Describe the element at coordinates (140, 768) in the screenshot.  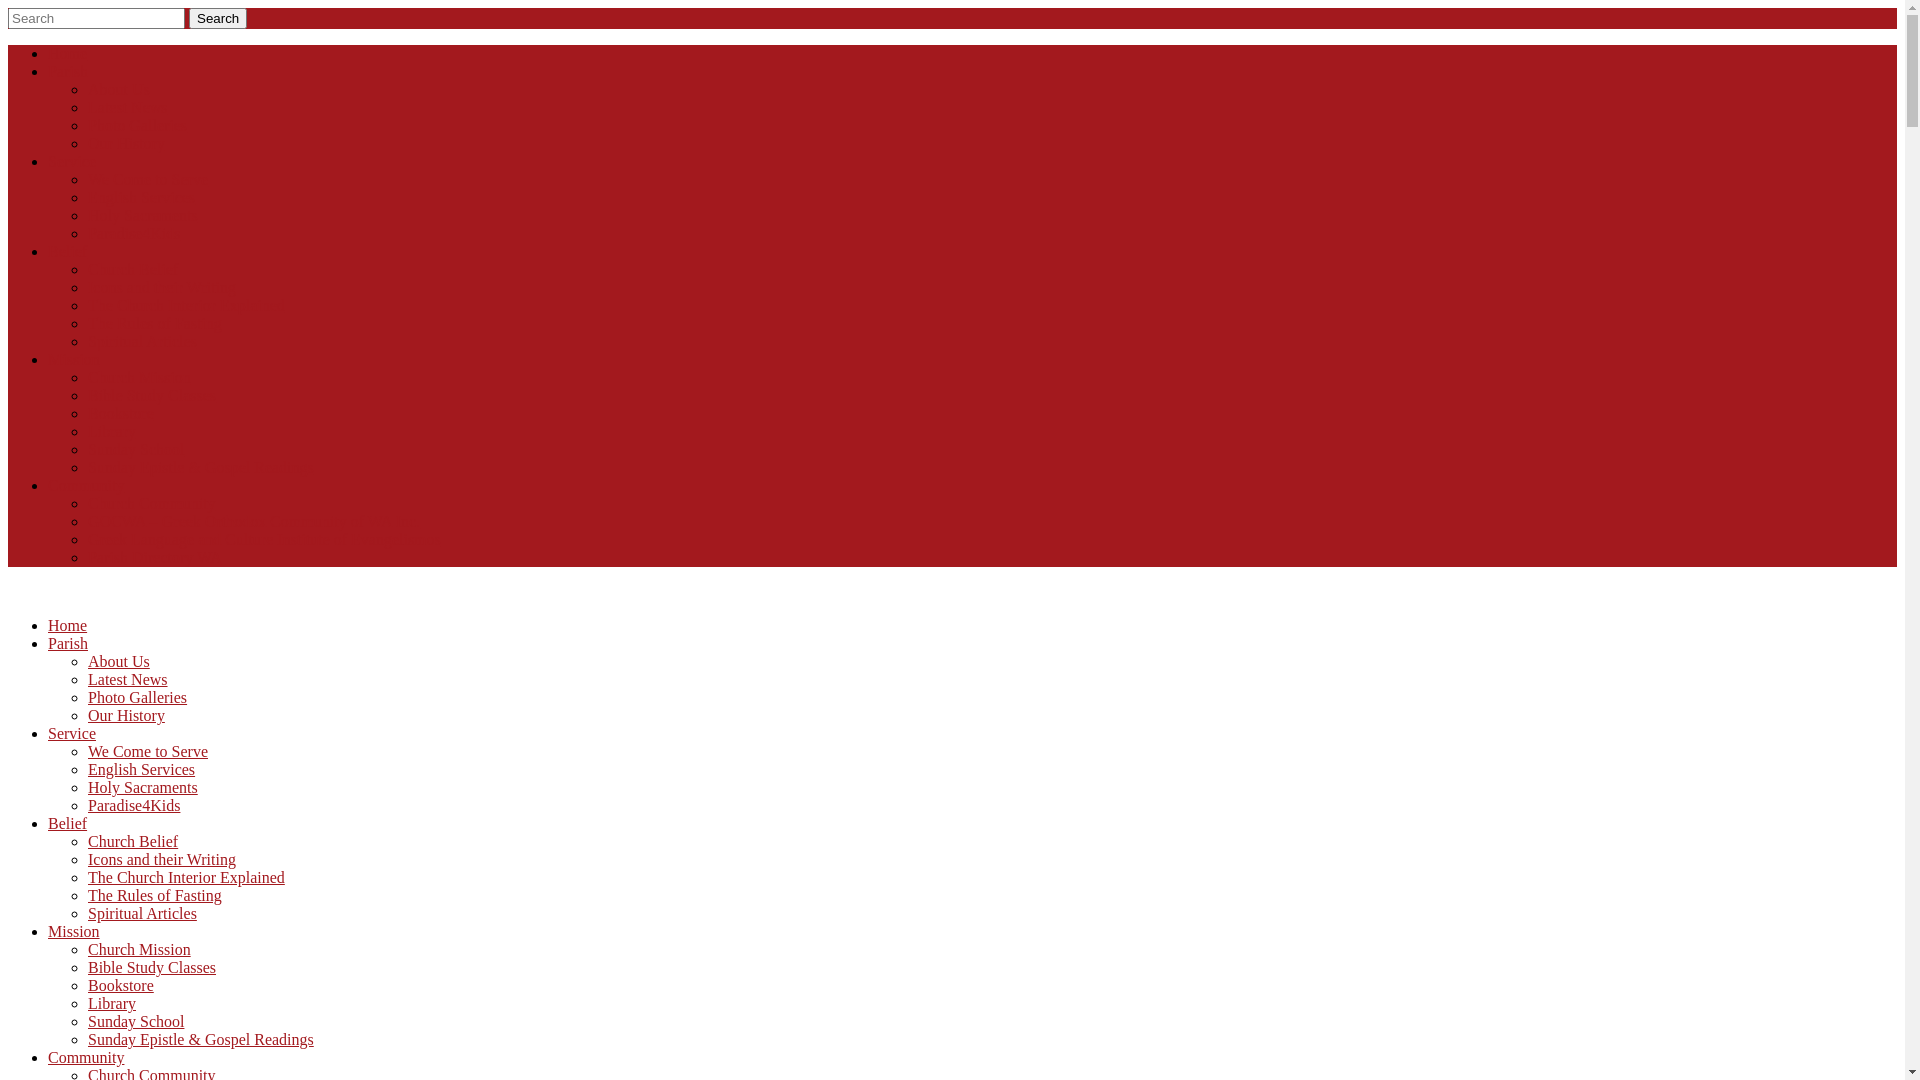
I see `'English Services'` at that location.